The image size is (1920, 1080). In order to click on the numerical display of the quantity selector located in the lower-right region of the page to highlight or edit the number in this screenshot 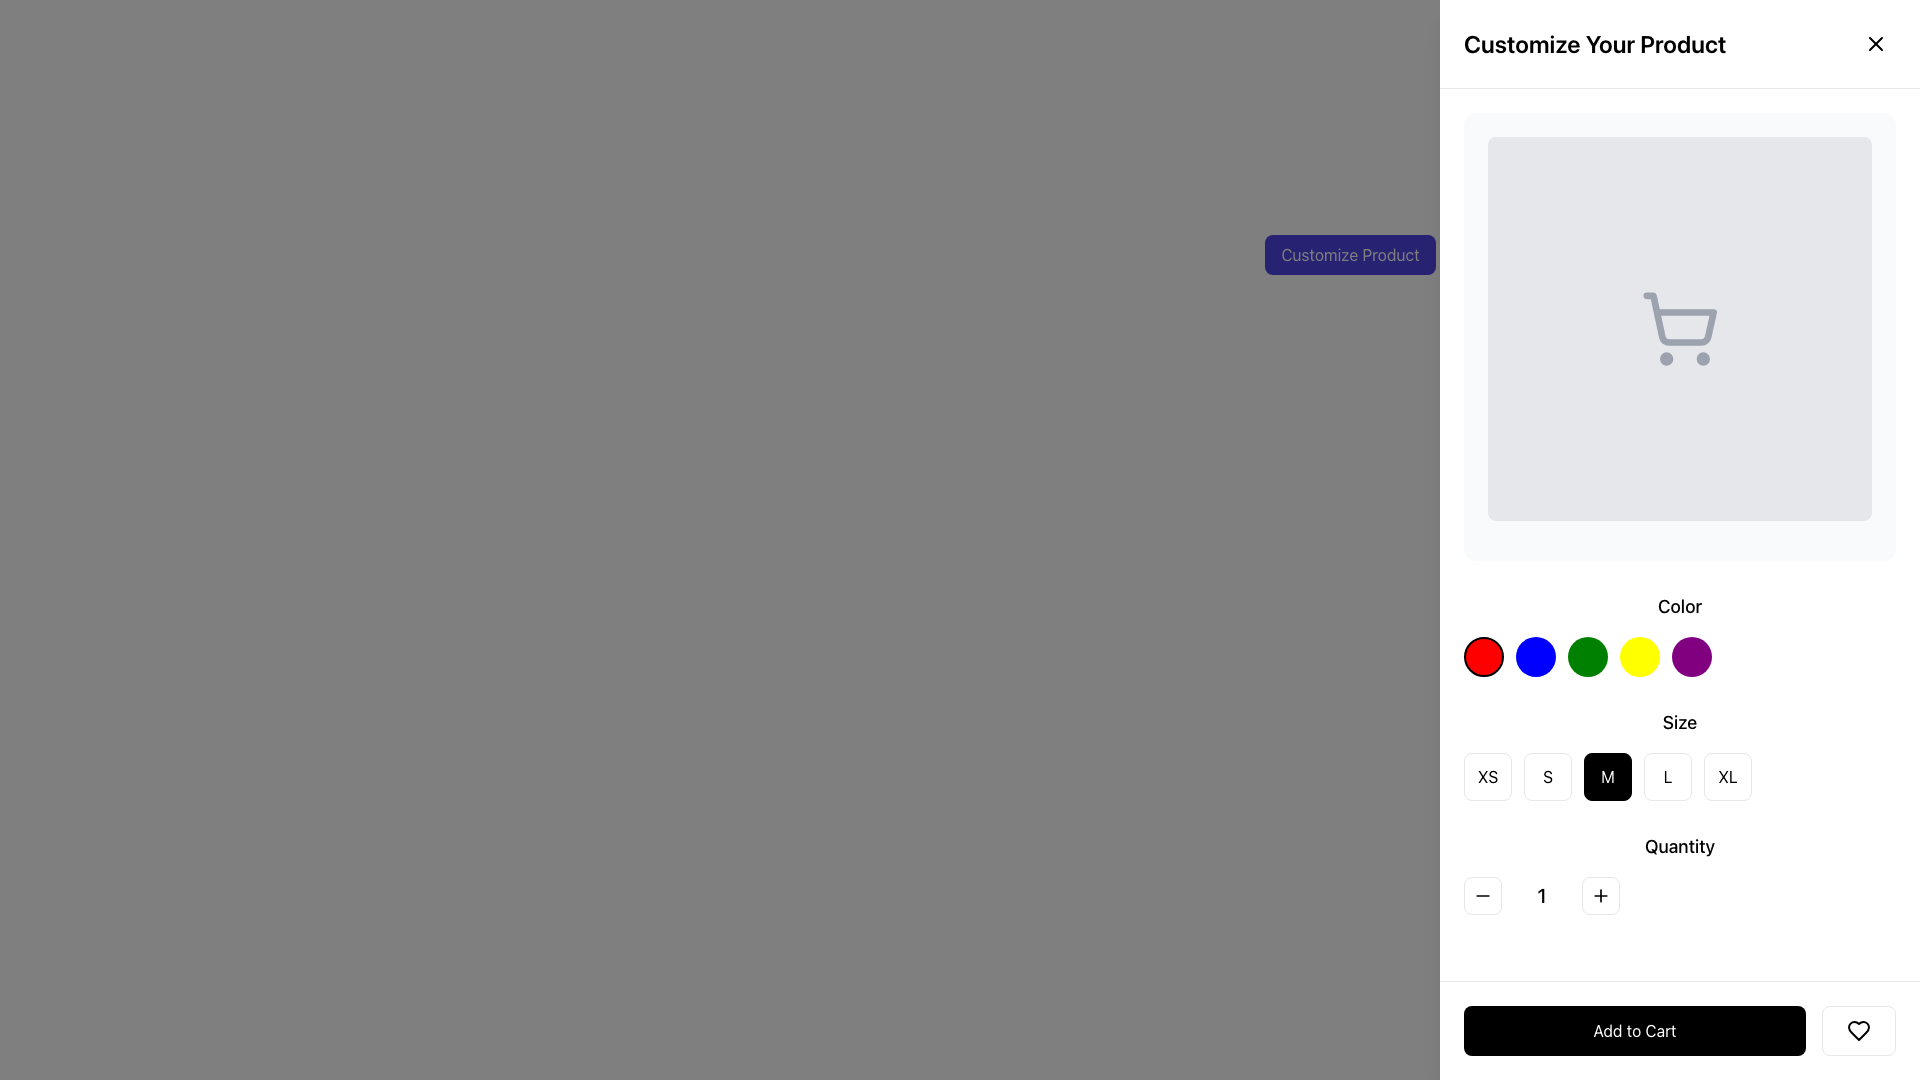, I will do `click(1680, 894)`.